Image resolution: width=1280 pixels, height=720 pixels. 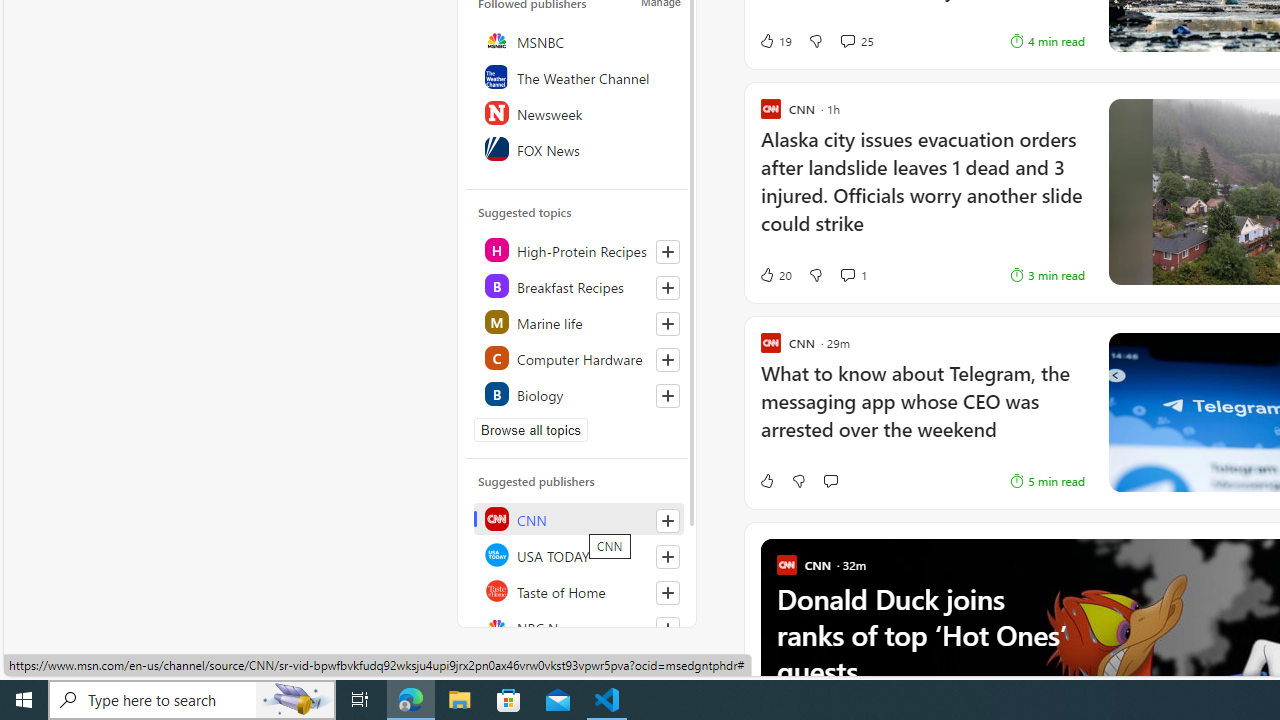 What do you see at coordinates (847, 41) in the screenshot?
I see `'View comments 25 Comment'` at bounding box center [847, 41].